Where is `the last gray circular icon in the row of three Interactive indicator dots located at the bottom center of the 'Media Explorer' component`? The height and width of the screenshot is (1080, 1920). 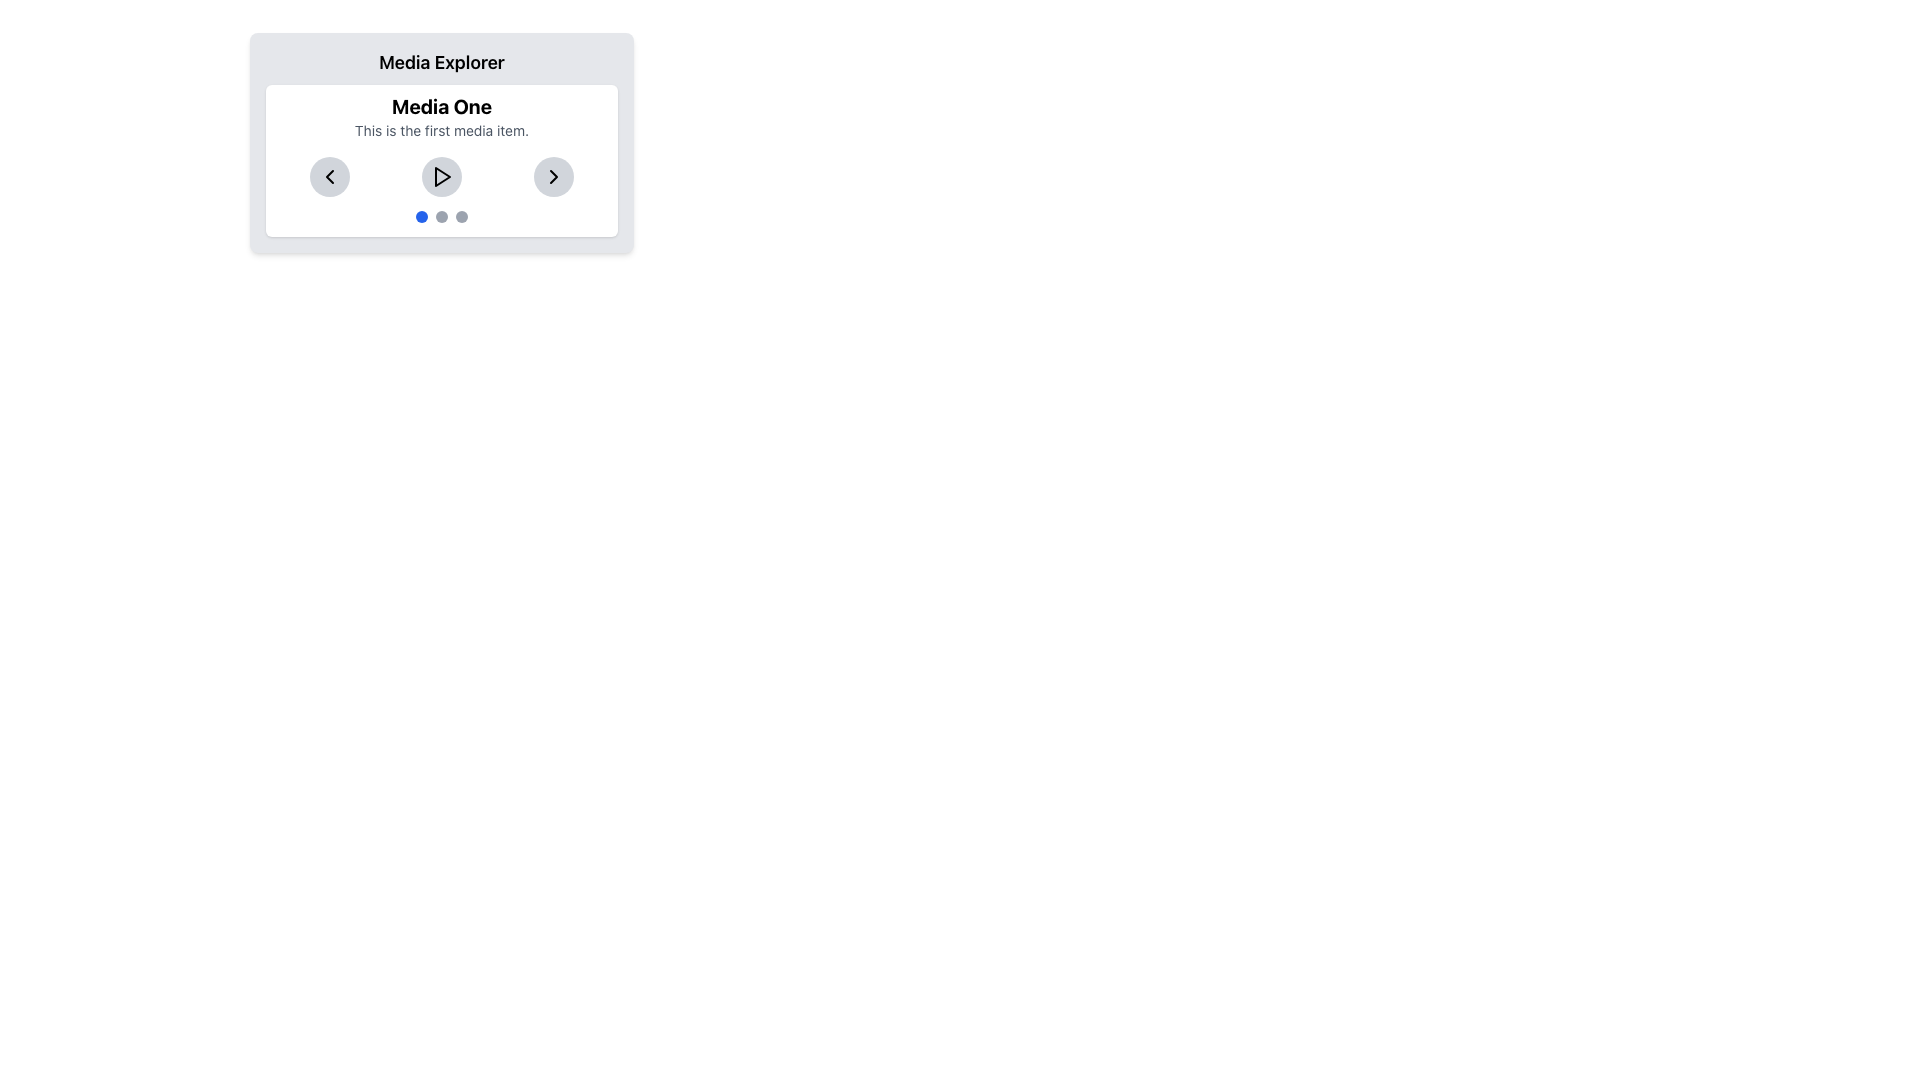 the last gray circular icon in the row of three Interactive indicator dots located at the bottom center of the 'Media Explorer' component is located at coordinates (460, 216).